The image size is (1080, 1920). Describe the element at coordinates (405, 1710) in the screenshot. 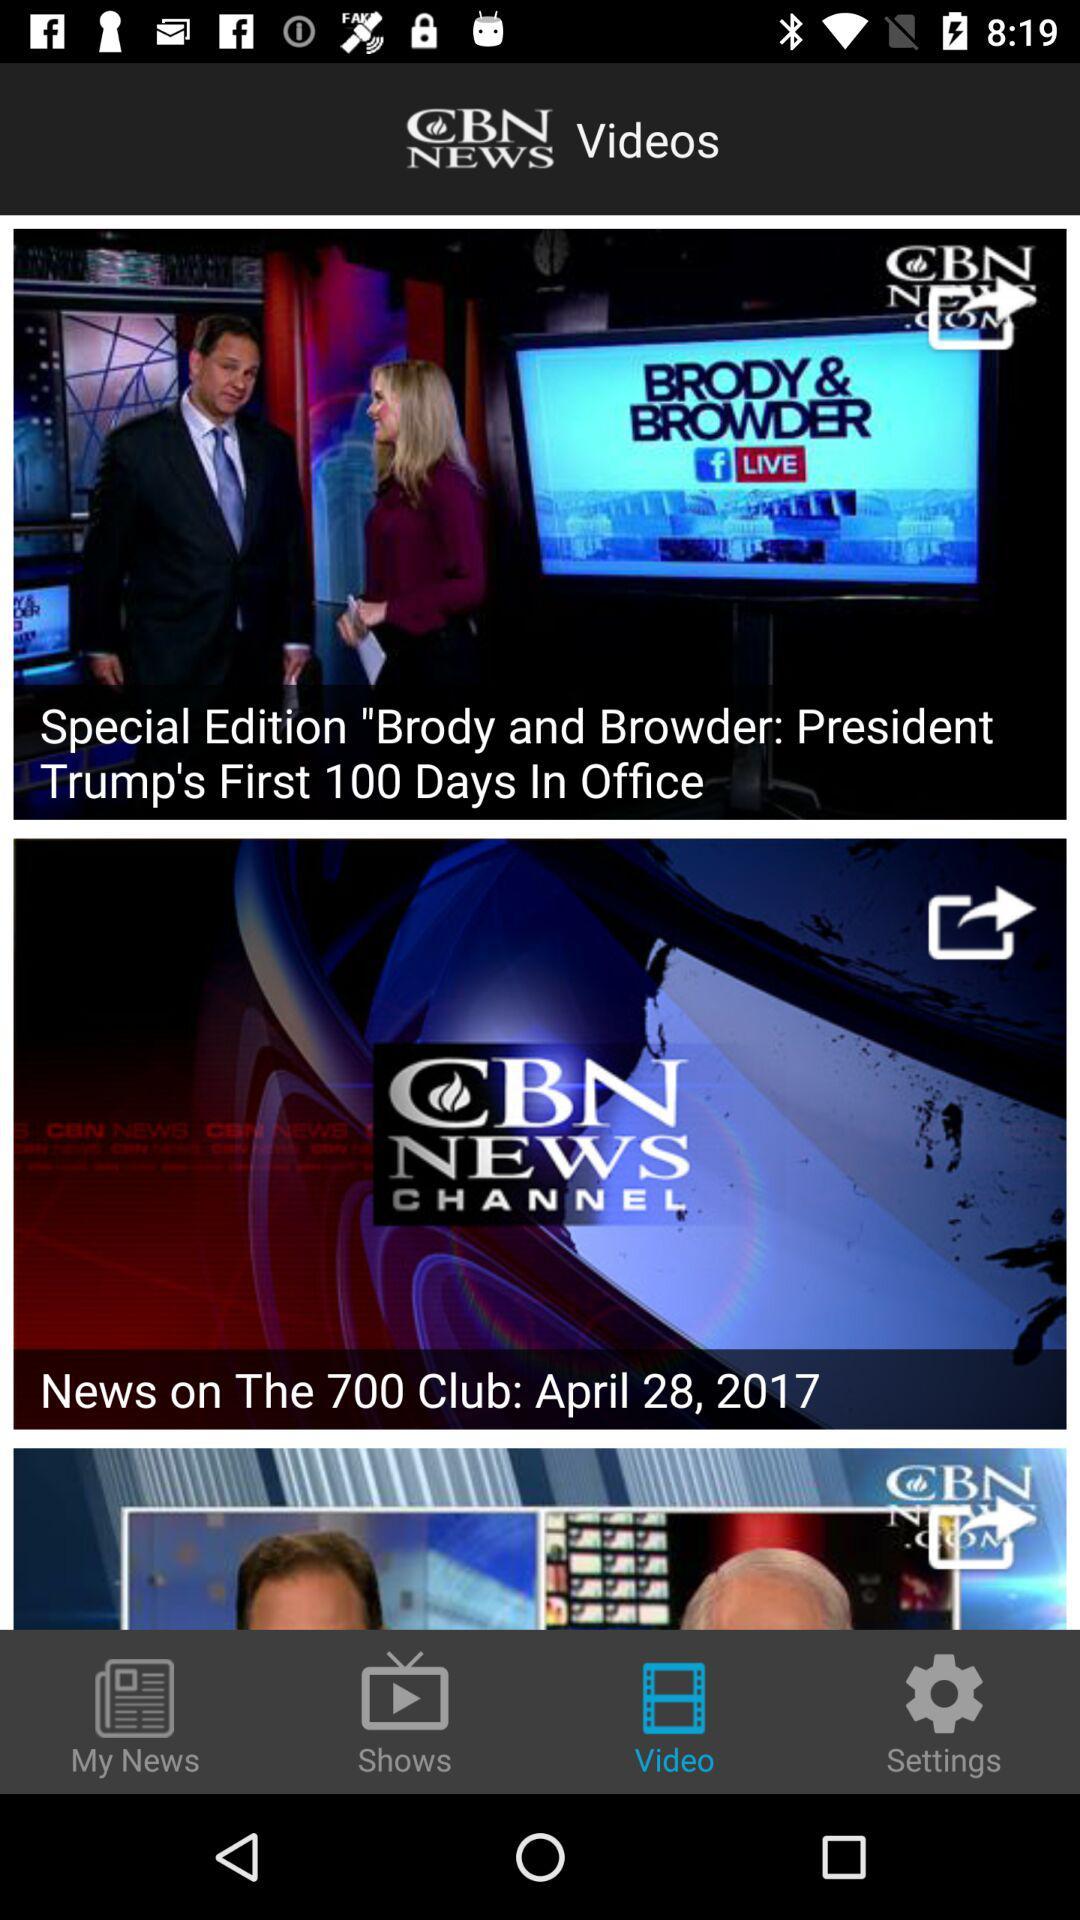

I see `the item to the right of the my news` at that location.